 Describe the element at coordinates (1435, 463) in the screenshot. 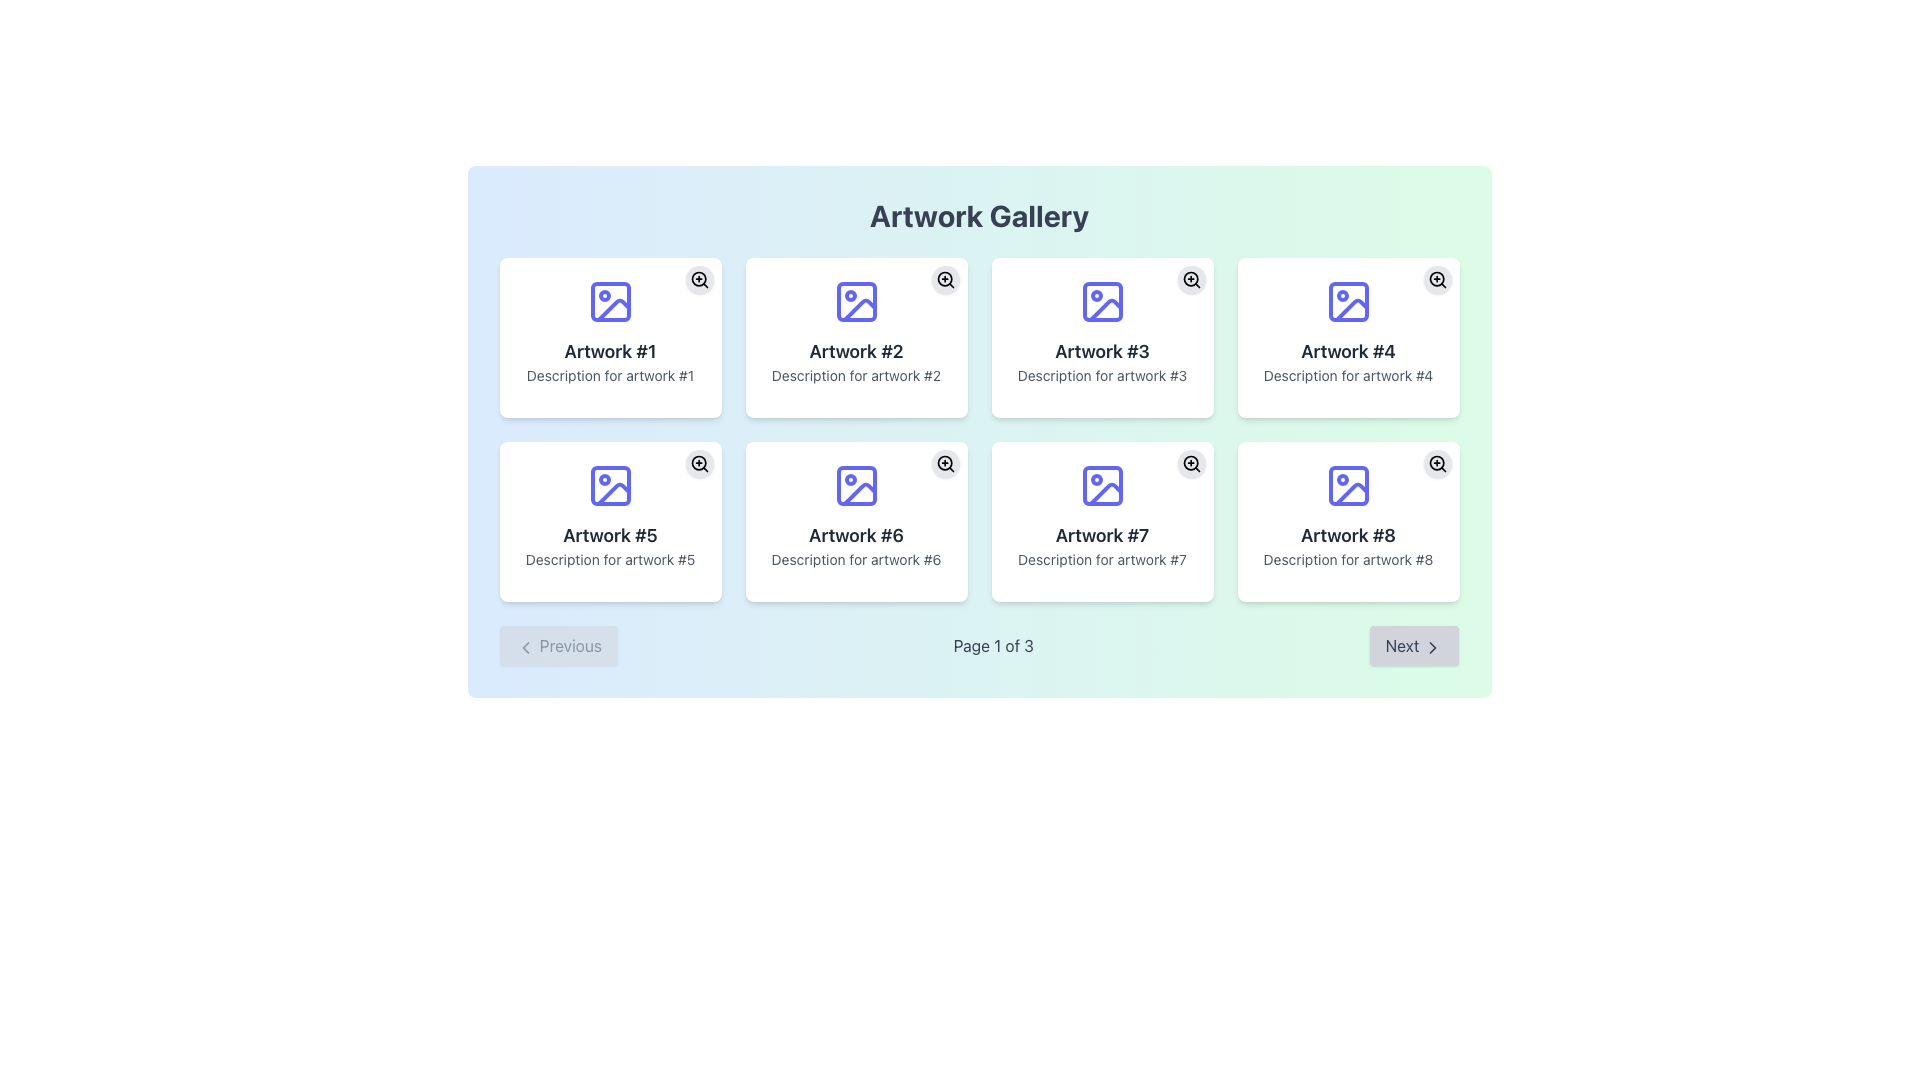

I see `the circular graphic component that represents the zoom functionality, located near the top-right corner of the card labeled 'Artwork #8' in the artwork gallery interface` at that location.